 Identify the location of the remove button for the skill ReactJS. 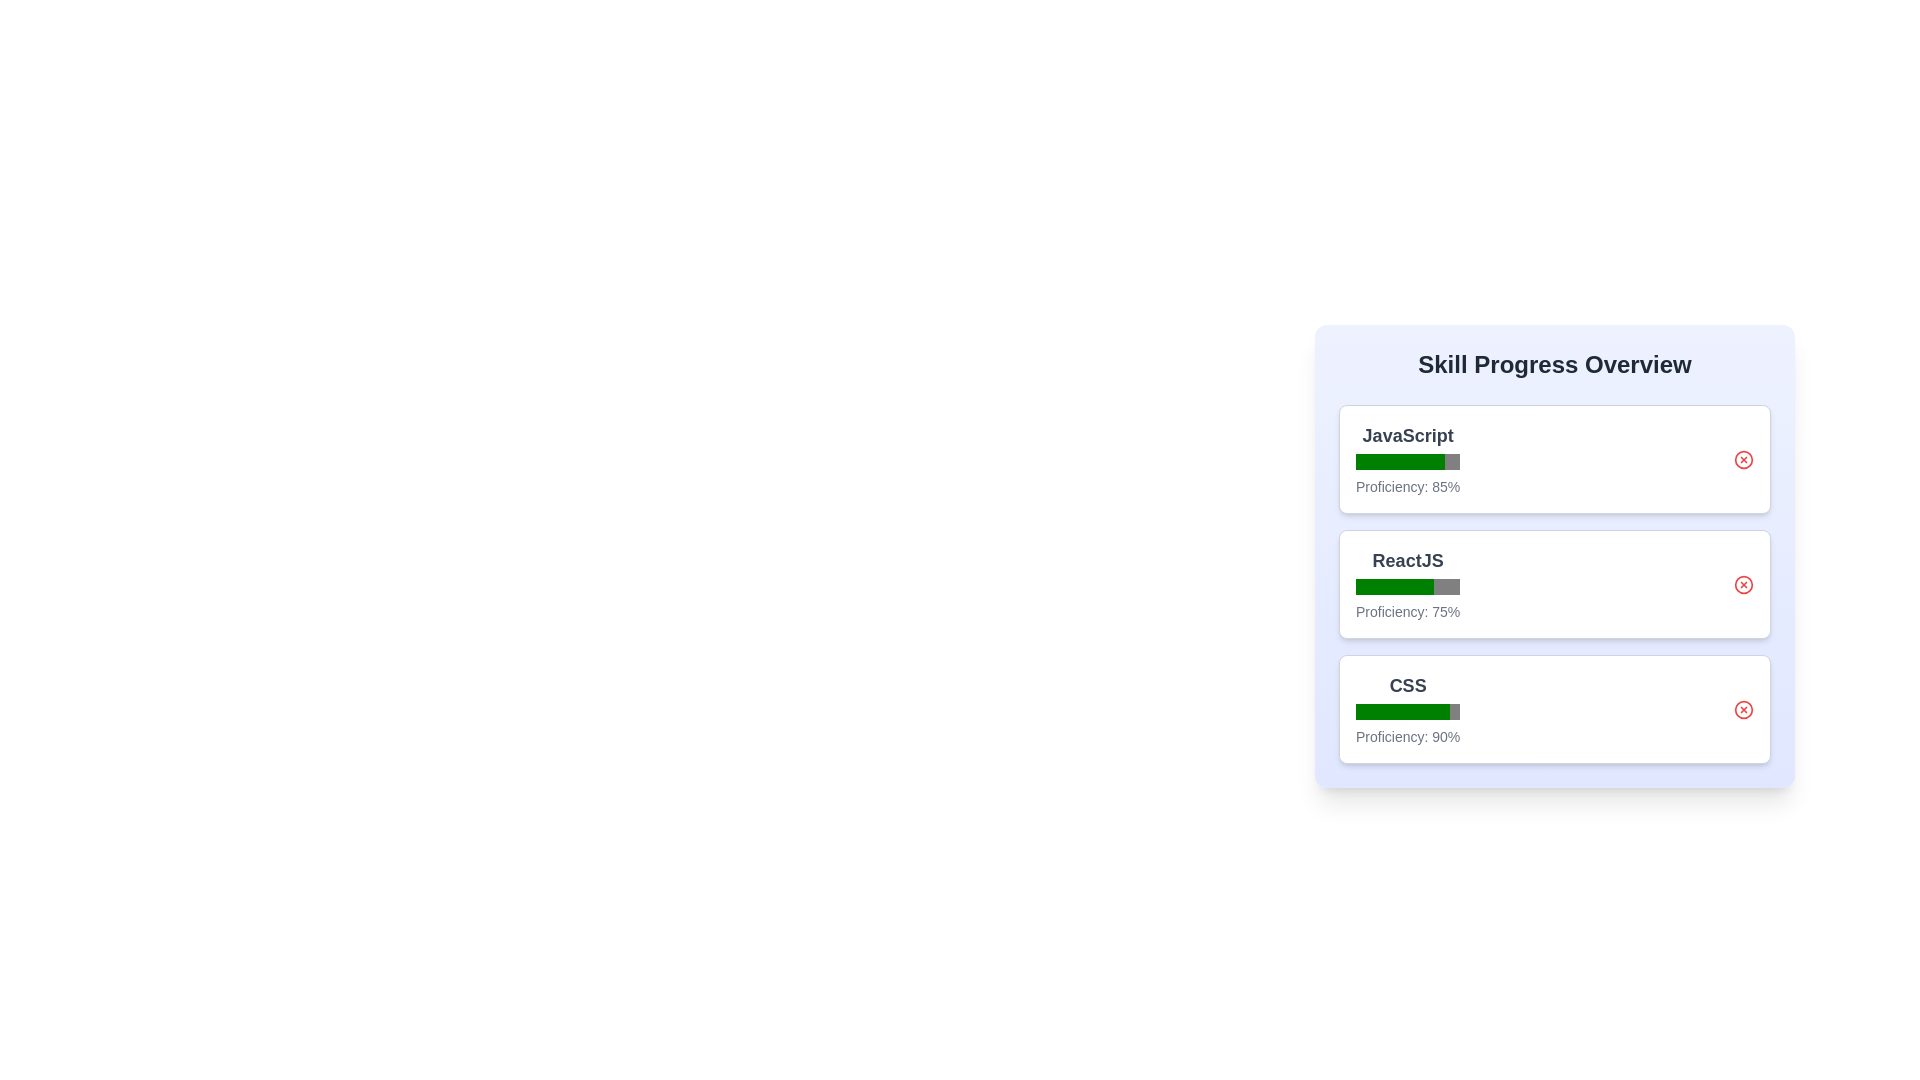
(1742, 584).